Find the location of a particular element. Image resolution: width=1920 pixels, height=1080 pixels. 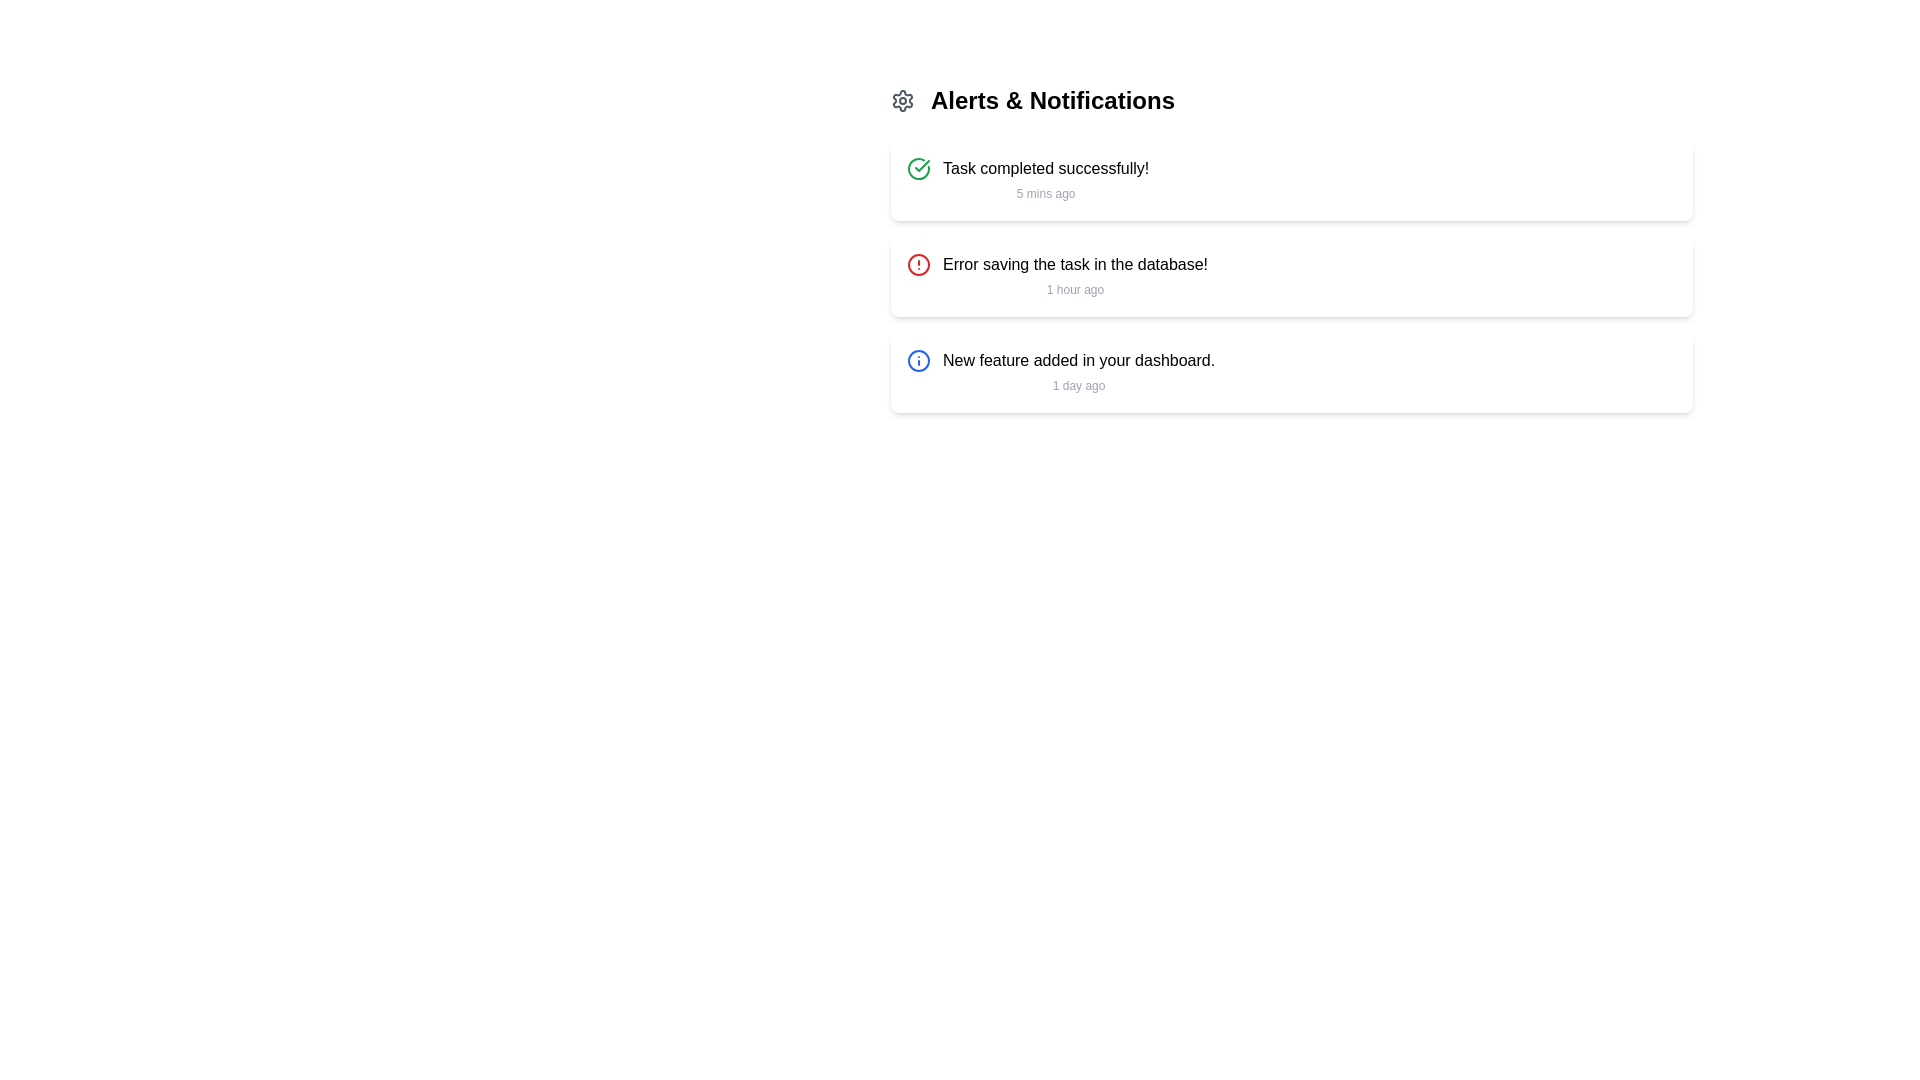

the text label displaying '1 day ago', which is located in the bottom-right corner of the notification about the new feature in the dashboard is located at coordinates (1078, 385).